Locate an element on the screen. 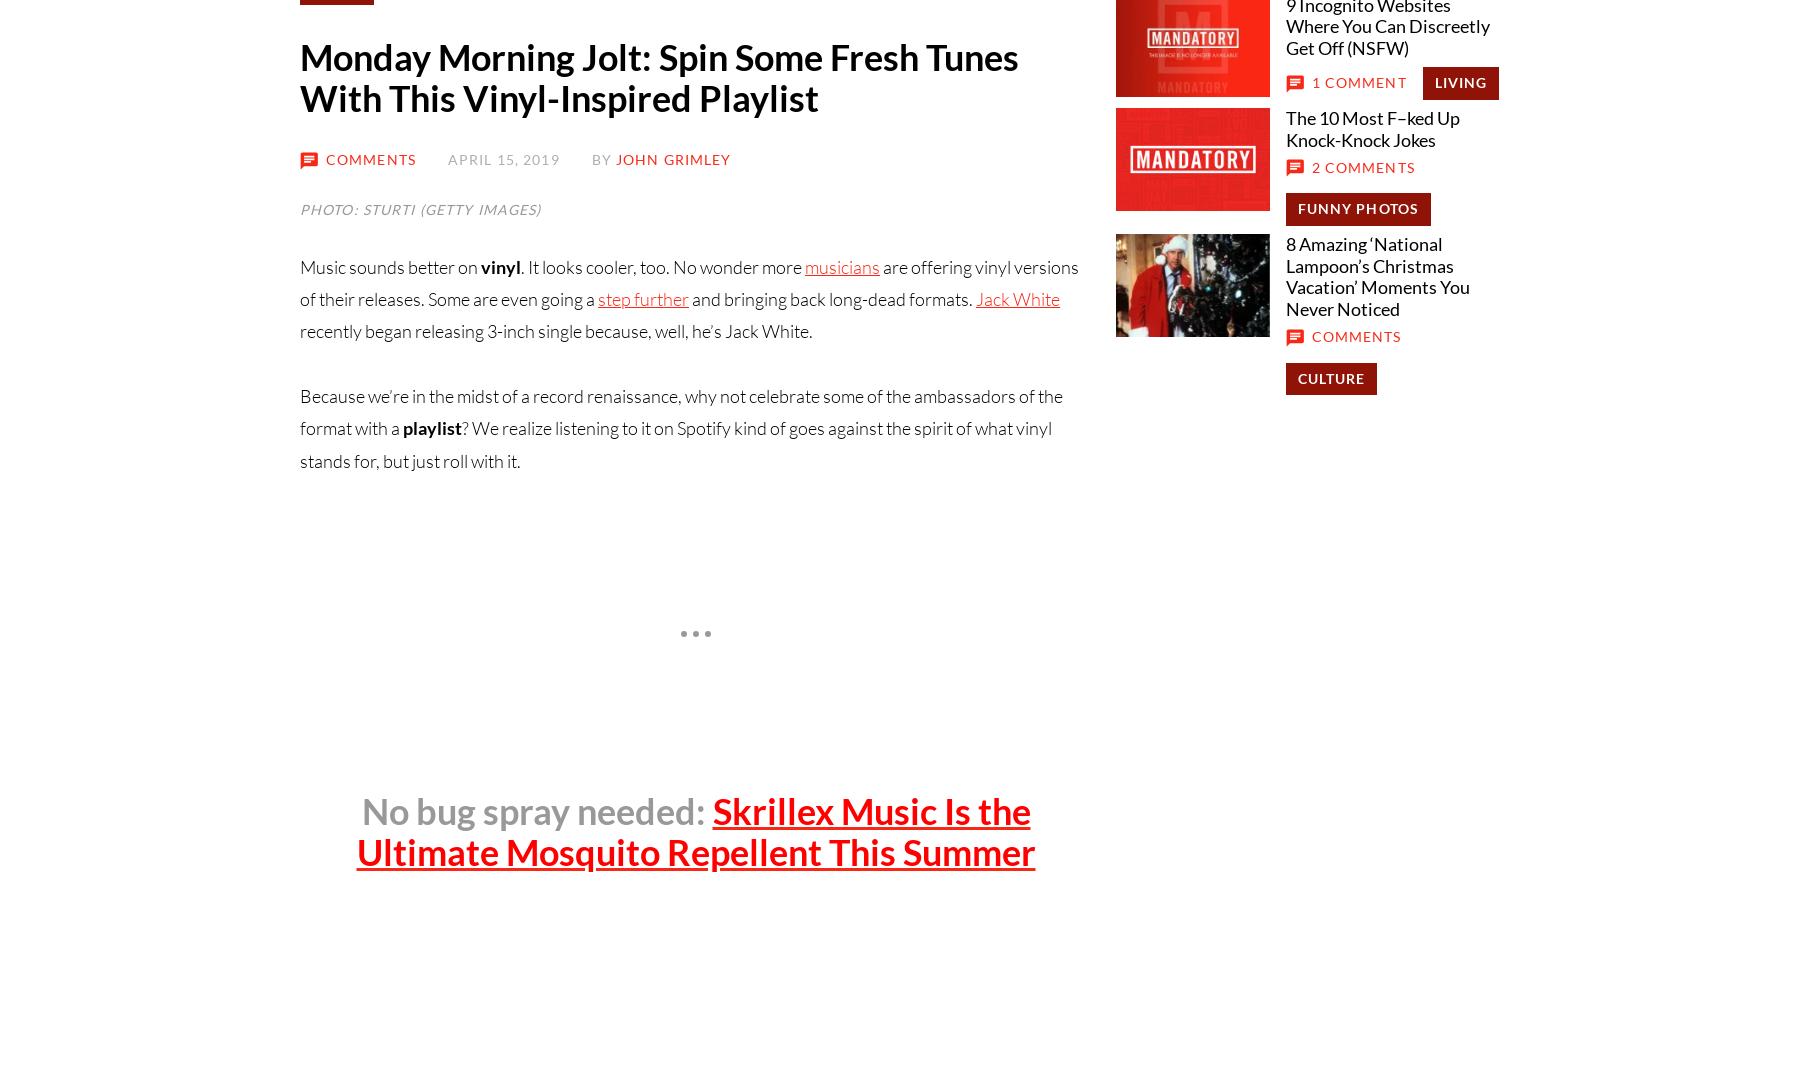 The image size is (1800, 1079). ', LLC. © 2023 All Rights Reserved. | Affiliate Disclosure: Evolve Media Holdings, LLC, and its owned and operated subsidiaries may receive a small commission from the proceeds of any product(s) sold through affiliate and direct partner links.' is located at coordinates (987, 559).